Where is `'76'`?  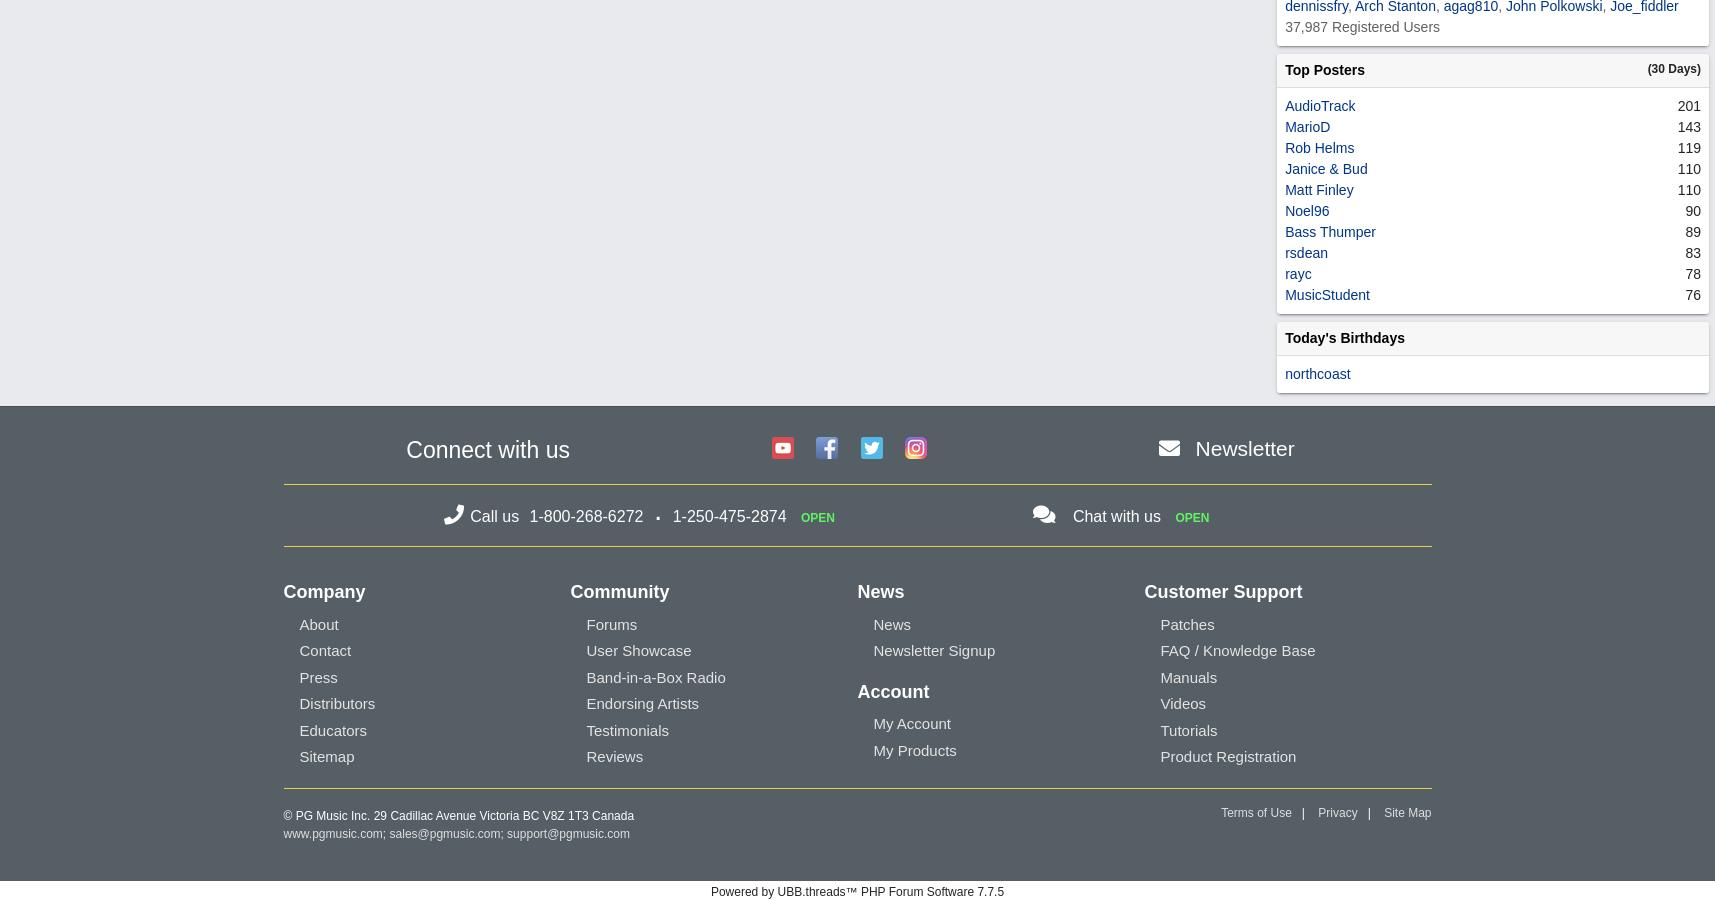
'76' is located at coordinates (1693, 293).